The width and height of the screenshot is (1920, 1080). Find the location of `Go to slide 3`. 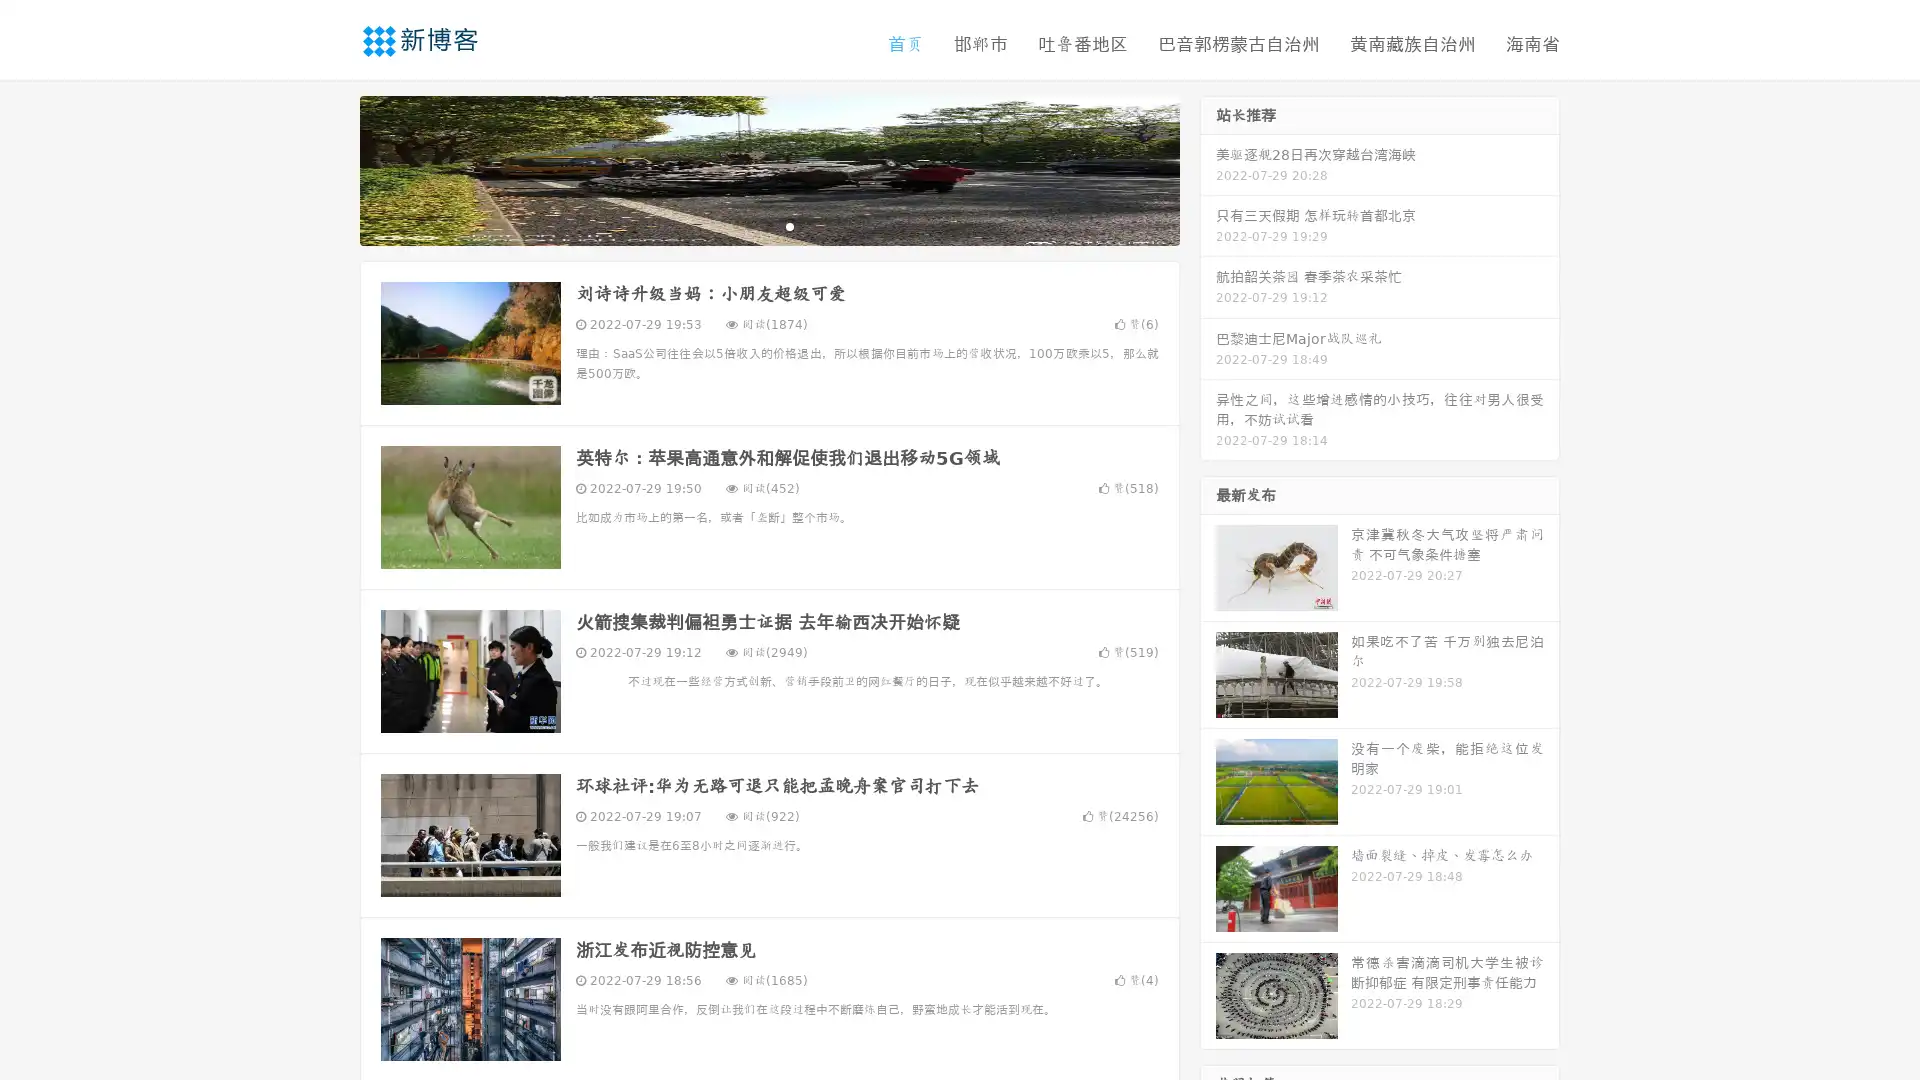

Go to slide 3 is located at coordinates (789, 225).